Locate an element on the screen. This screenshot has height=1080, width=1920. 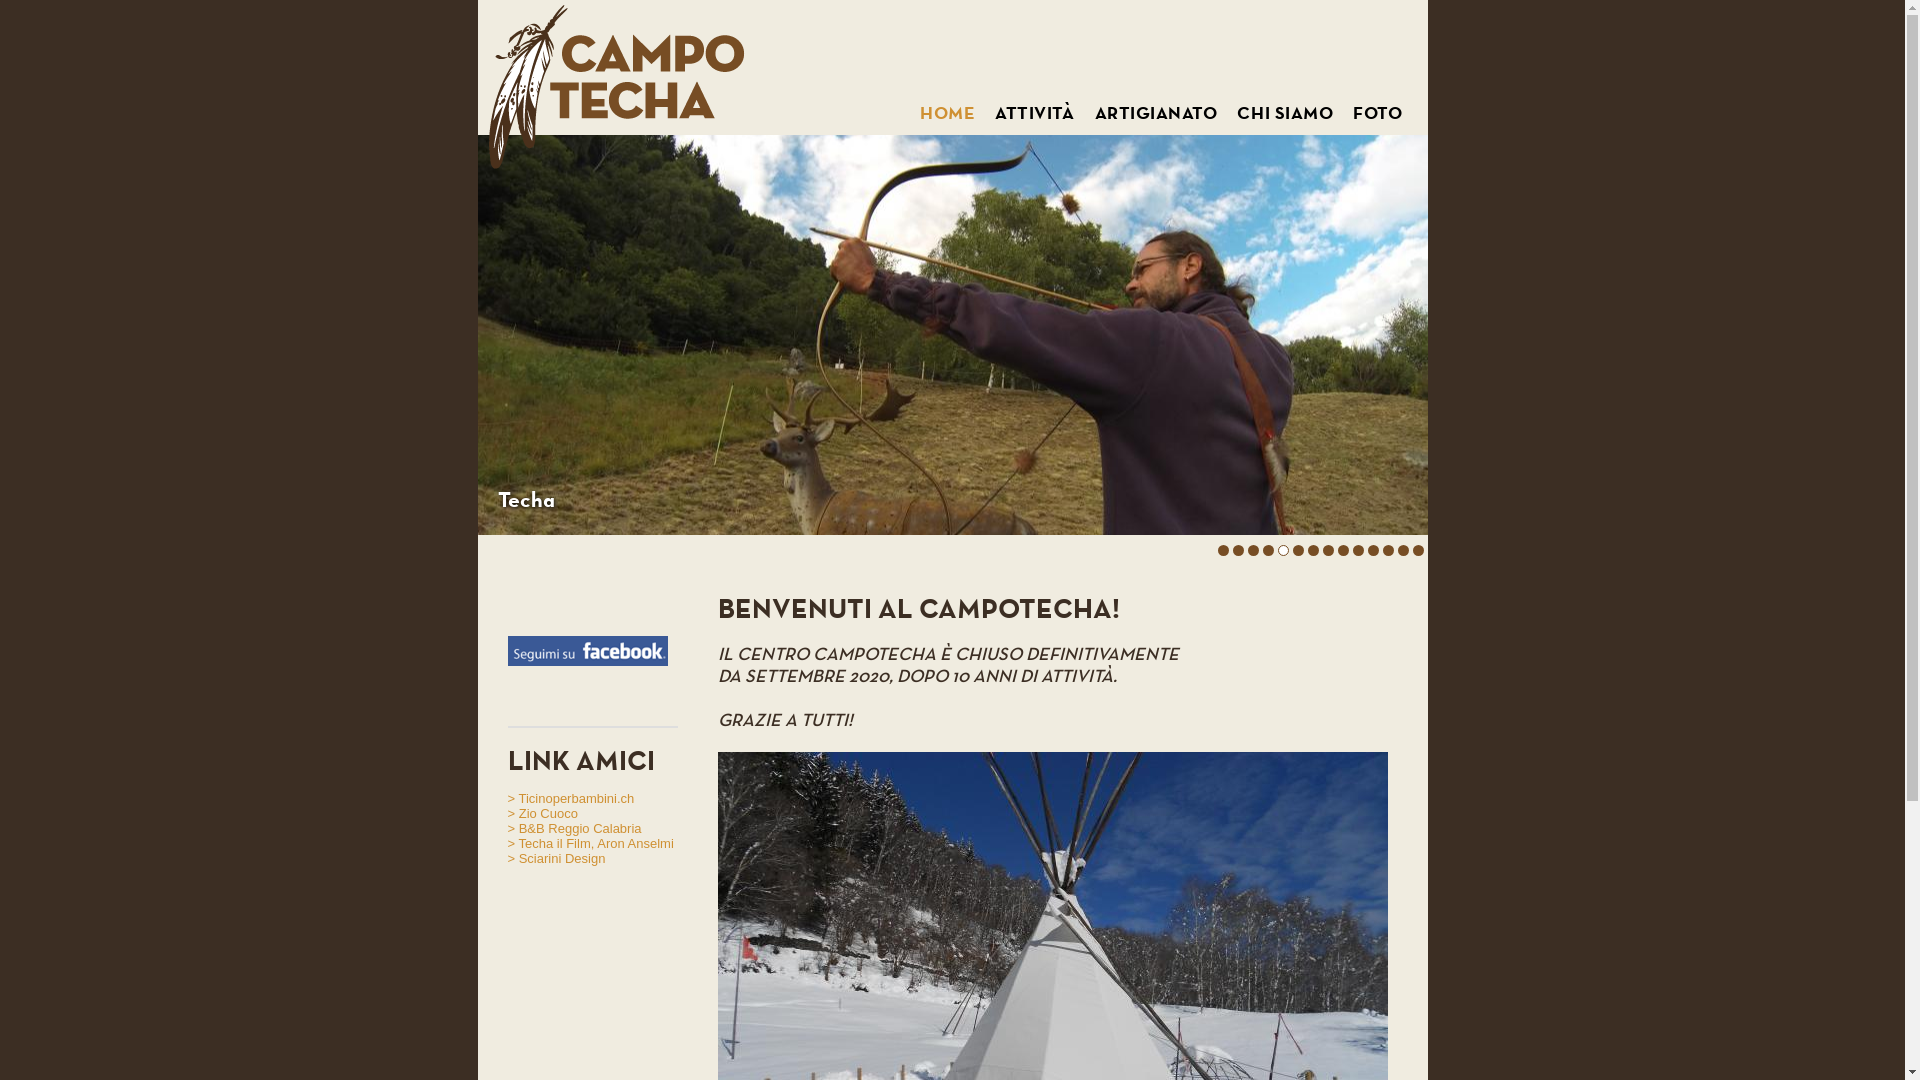
'6' is located at coordinates (1297, 553).